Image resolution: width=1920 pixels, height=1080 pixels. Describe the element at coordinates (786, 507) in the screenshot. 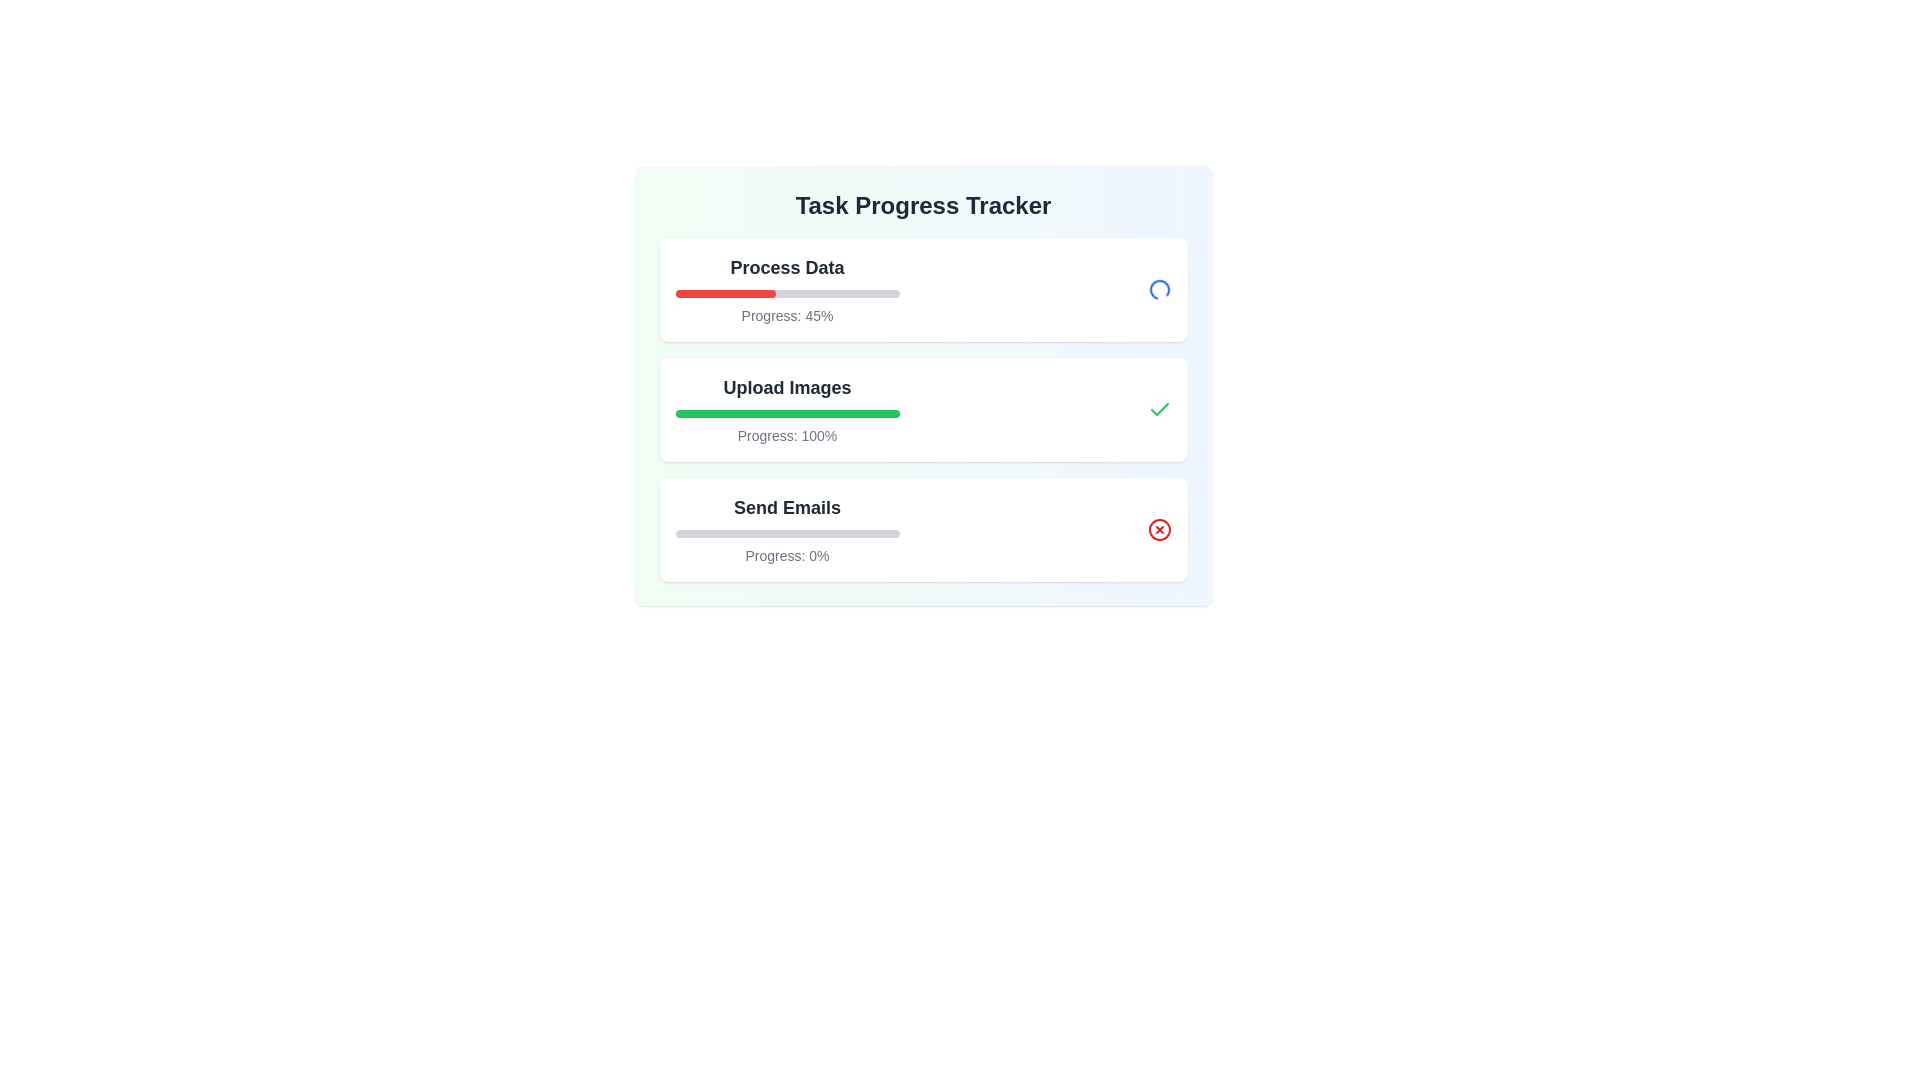

I see `the 'Send Emails' text label, which serves as the title for the third task in the list` at that location.